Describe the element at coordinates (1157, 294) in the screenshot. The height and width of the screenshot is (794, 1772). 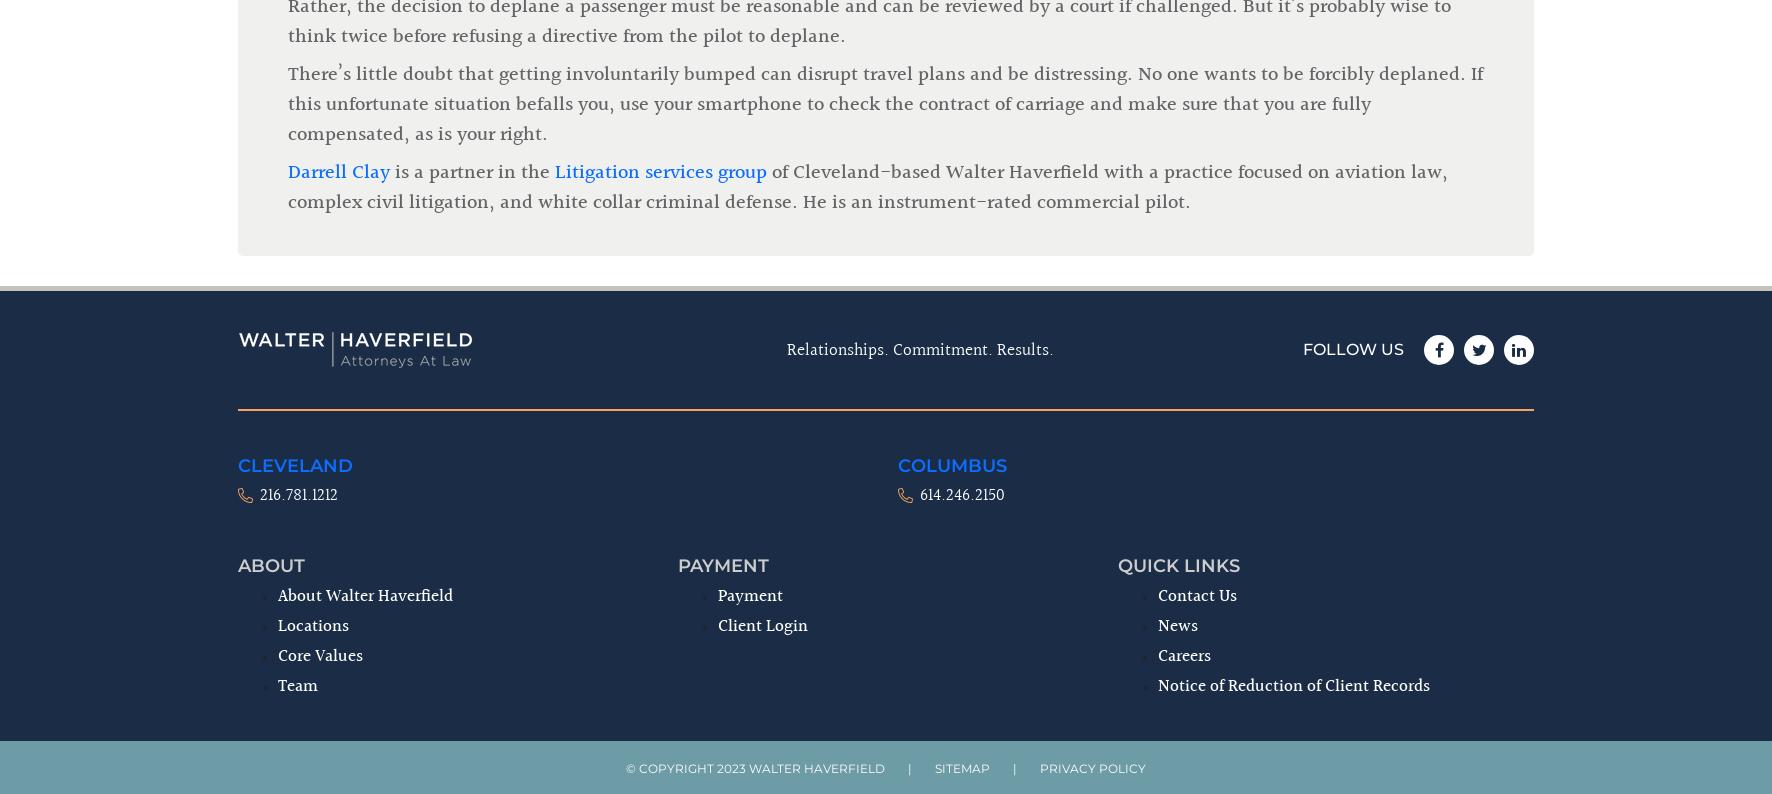
I see `'News'` at that location.